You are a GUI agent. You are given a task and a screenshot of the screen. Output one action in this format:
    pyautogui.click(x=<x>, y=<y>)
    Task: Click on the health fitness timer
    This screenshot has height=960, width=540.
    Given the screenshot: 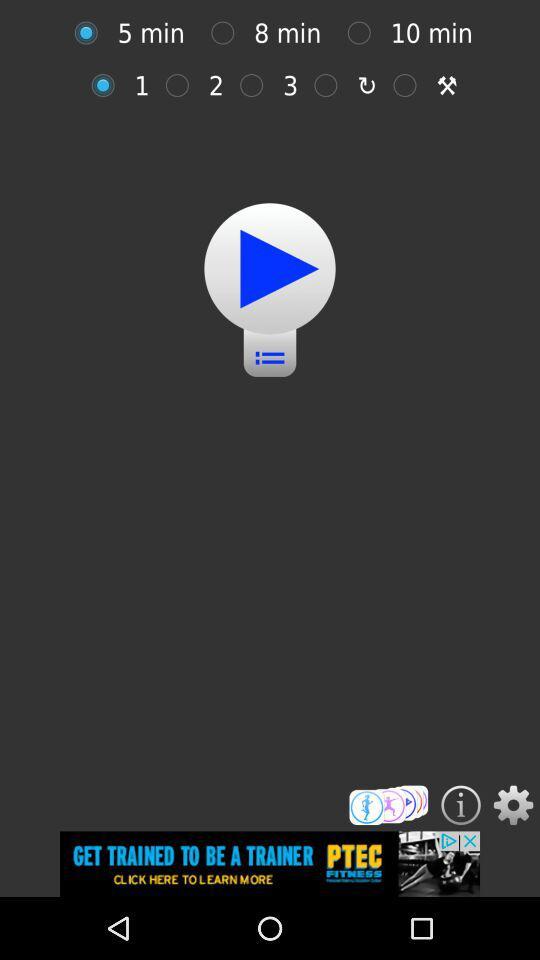 What is the action you would take?
    pyautogui.click(x=90, y=32)
    